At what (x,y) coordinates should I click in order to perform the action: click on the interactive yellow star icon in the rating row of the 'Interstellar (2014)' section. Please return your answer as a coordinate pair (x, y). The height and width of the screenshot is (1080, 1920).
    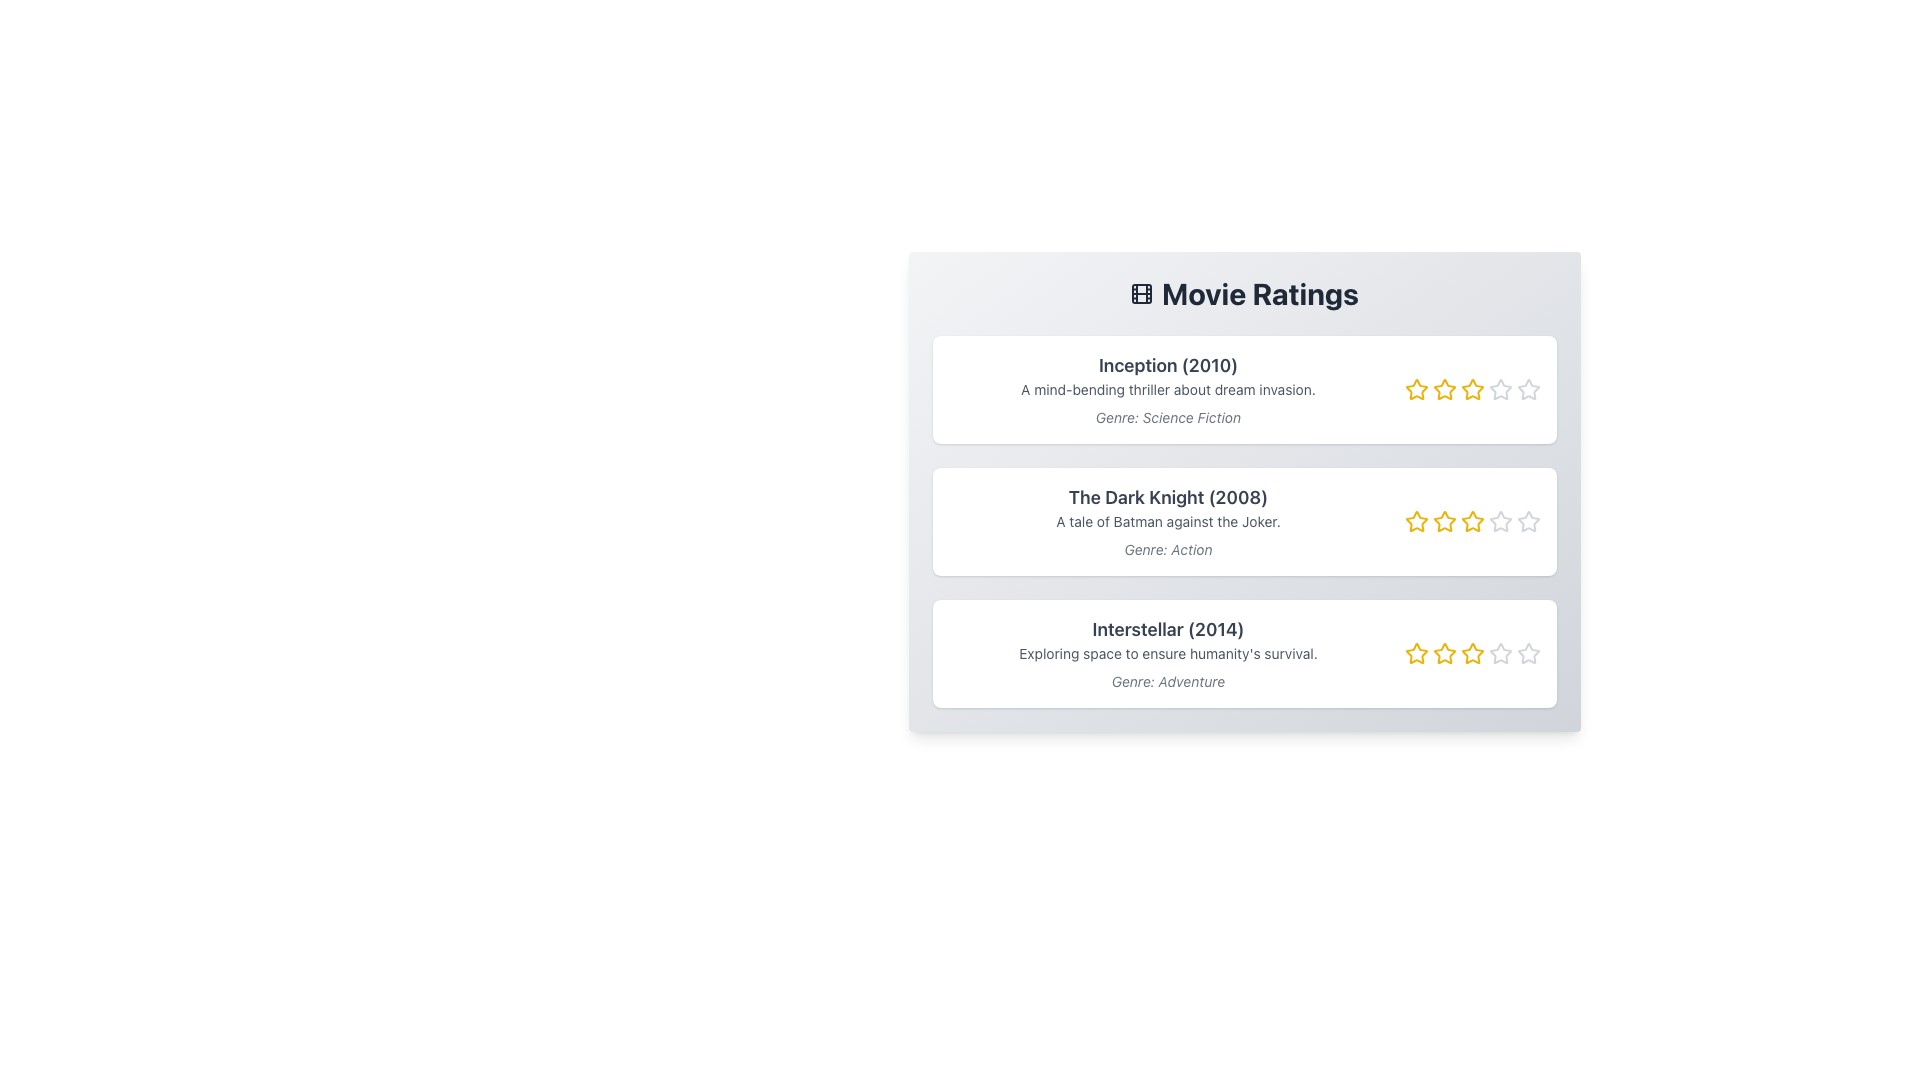
    Looking at the image, I should click on (1472, 654).